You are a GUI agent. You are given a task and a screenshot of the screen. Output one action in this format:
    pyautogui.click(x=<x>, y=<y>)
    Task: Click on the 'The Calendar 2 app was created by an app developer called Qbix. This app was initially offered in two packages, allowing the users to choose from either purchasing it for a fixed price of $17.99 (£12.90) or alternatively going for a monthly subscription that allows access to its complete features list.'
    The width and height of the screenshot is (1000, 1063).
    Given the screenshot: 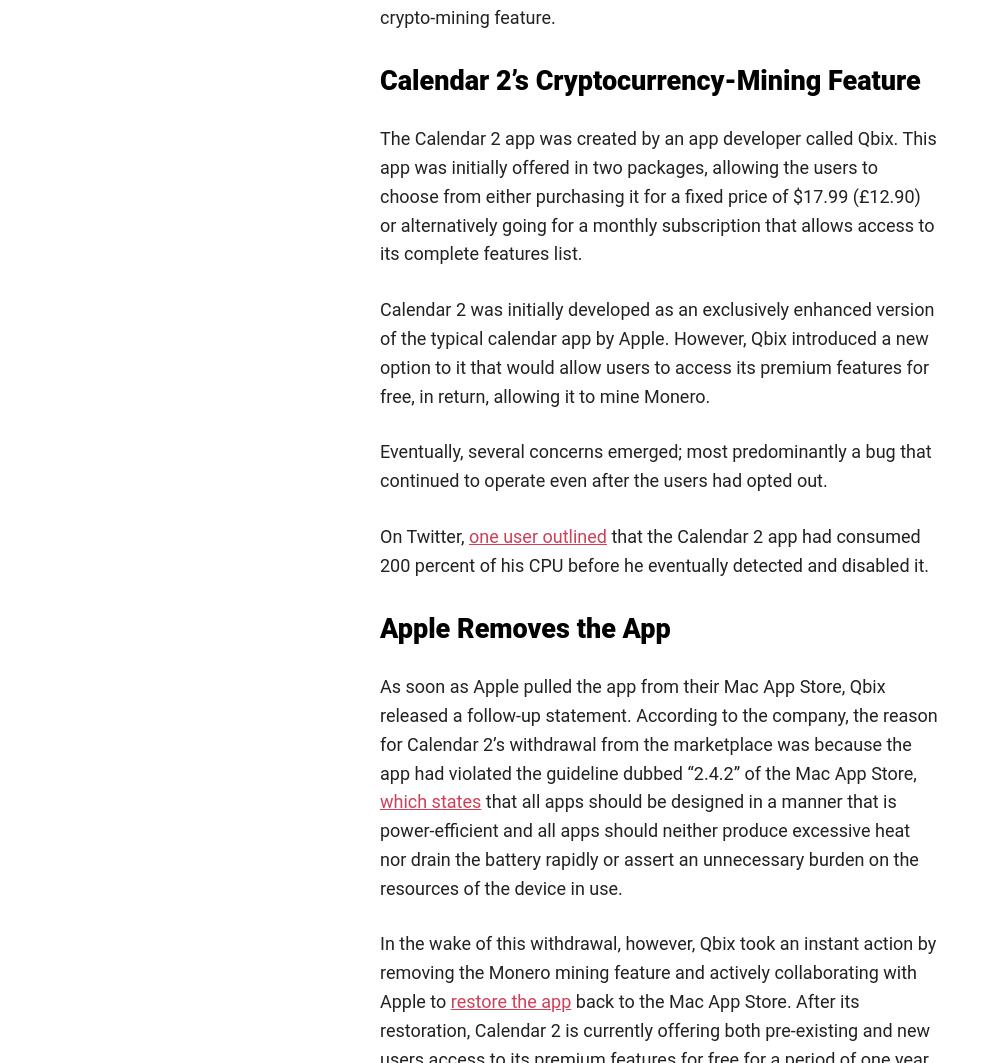 What is the action you would take?
    pyautogui.click(x=658, y=196)
    